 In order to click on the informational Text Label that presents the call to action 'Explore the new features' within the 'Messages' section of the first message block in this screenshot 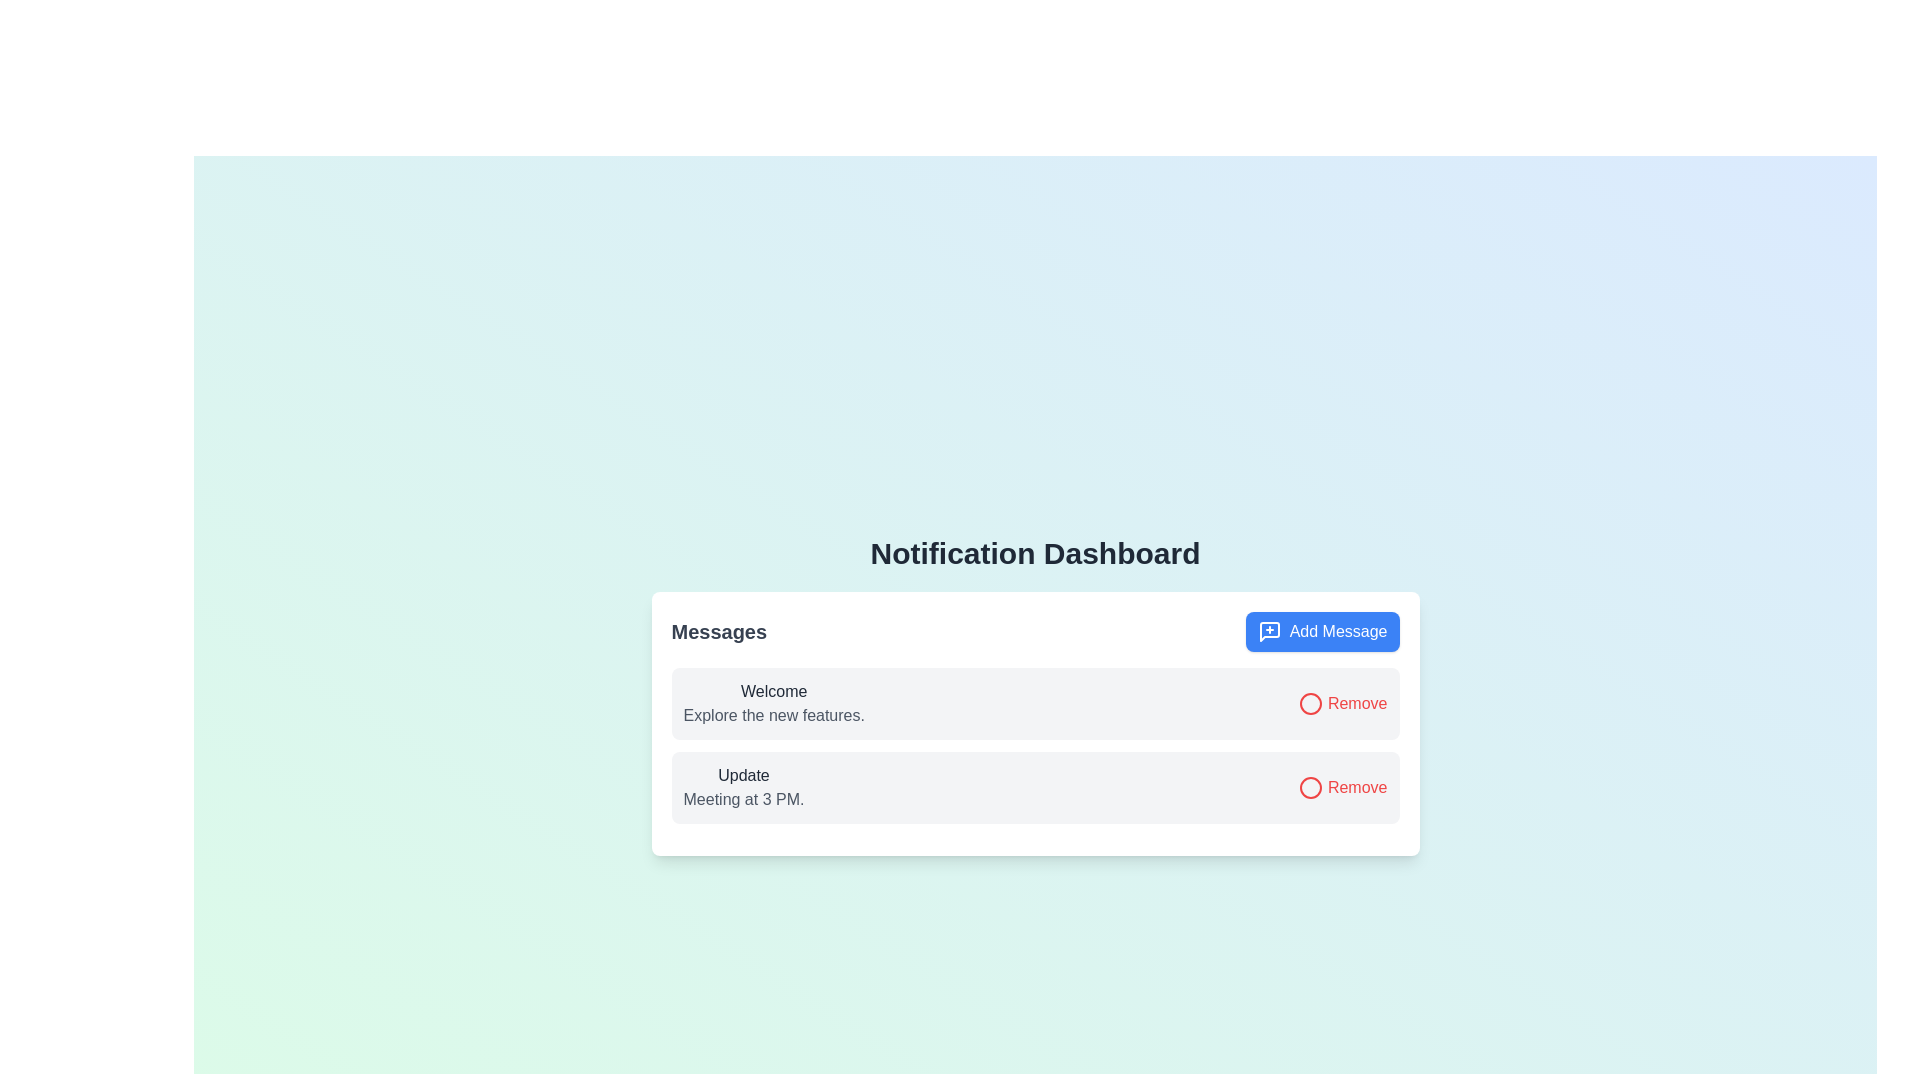, I will do `click(773, 715)`.